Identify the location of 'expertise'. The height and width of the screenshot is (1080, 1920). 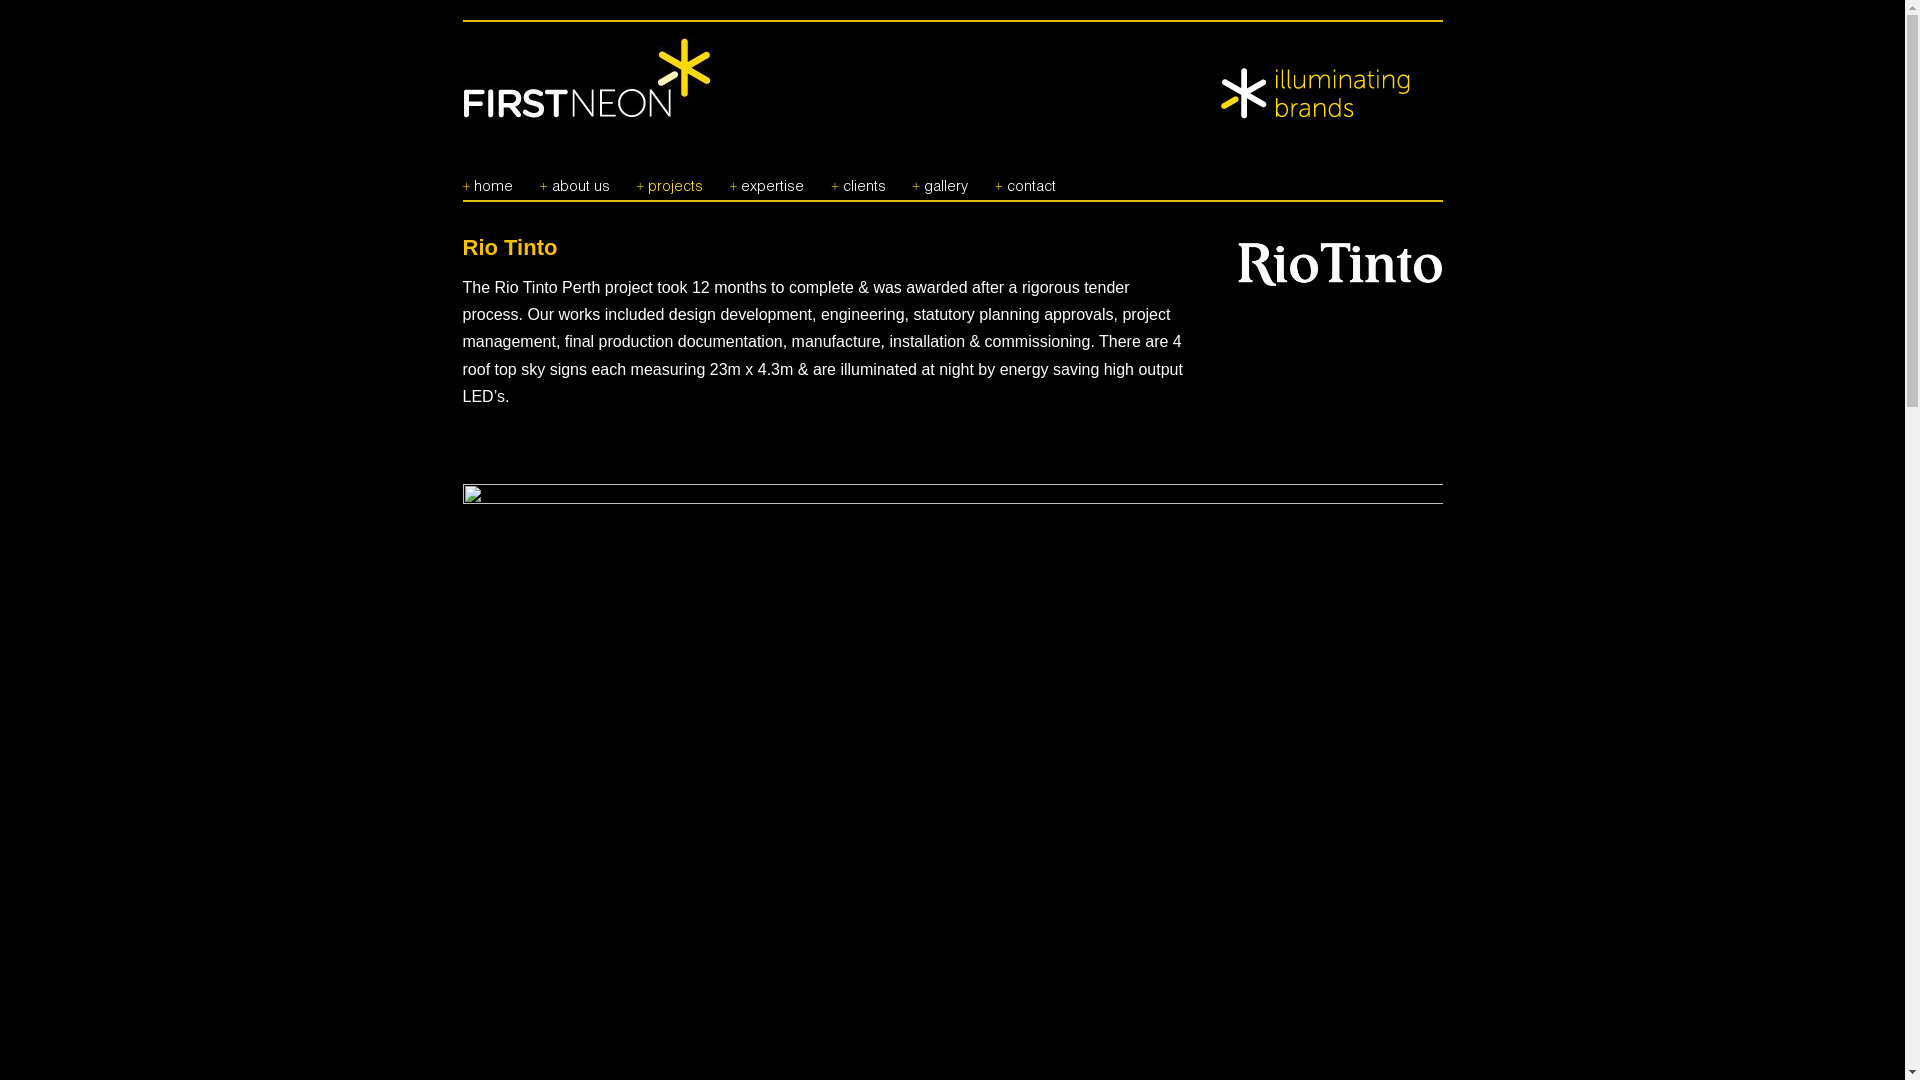
(766, 178).